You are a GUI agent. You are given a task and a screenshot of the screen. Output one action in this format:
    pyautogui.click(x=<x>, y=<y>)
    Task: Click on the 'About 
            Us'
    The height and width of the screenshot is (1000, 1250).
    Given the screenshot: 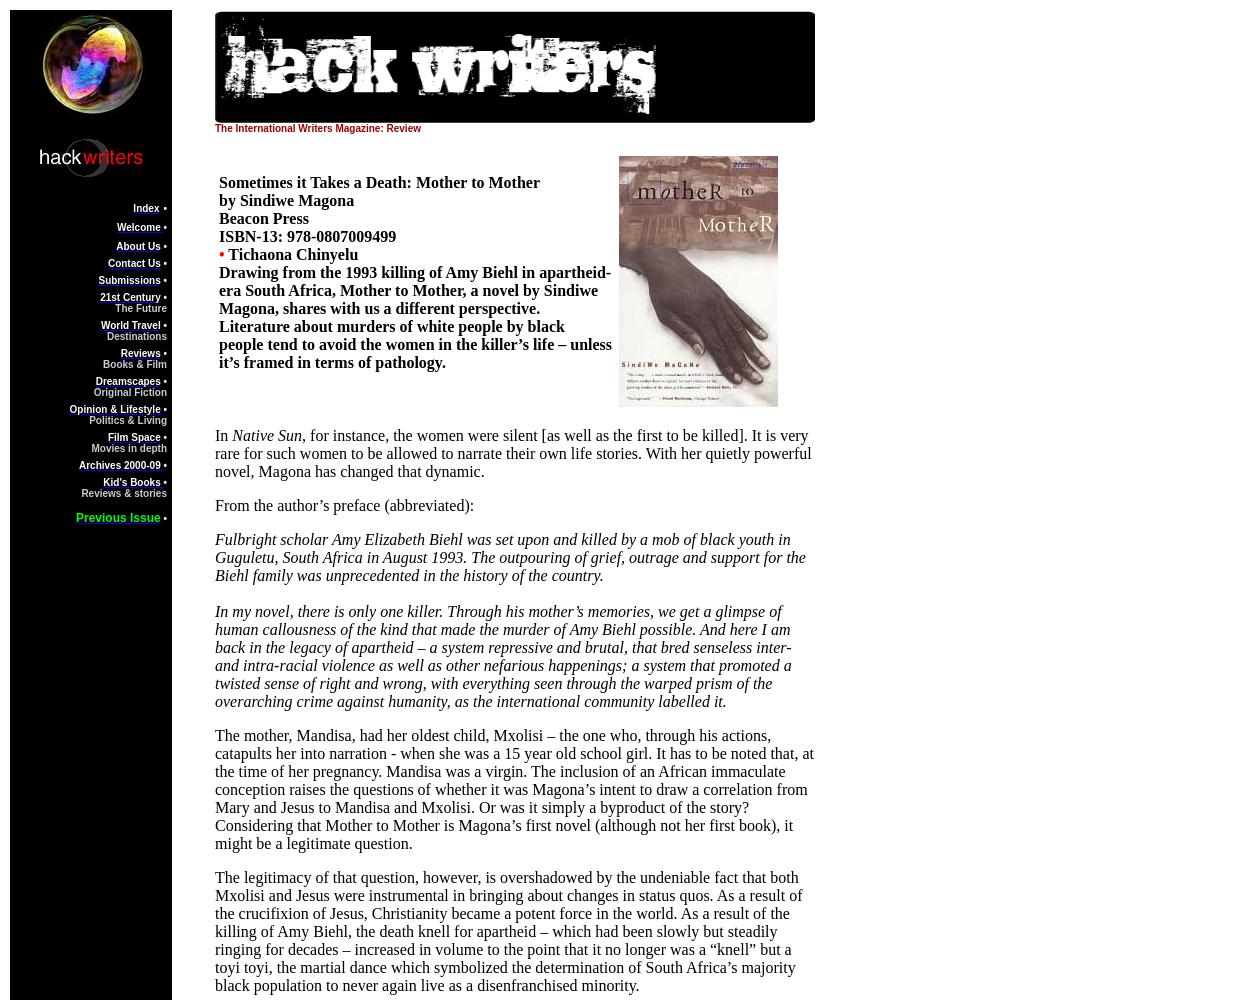 What is the action you would take?
    pyautogui.click(x=138, y=245)
    